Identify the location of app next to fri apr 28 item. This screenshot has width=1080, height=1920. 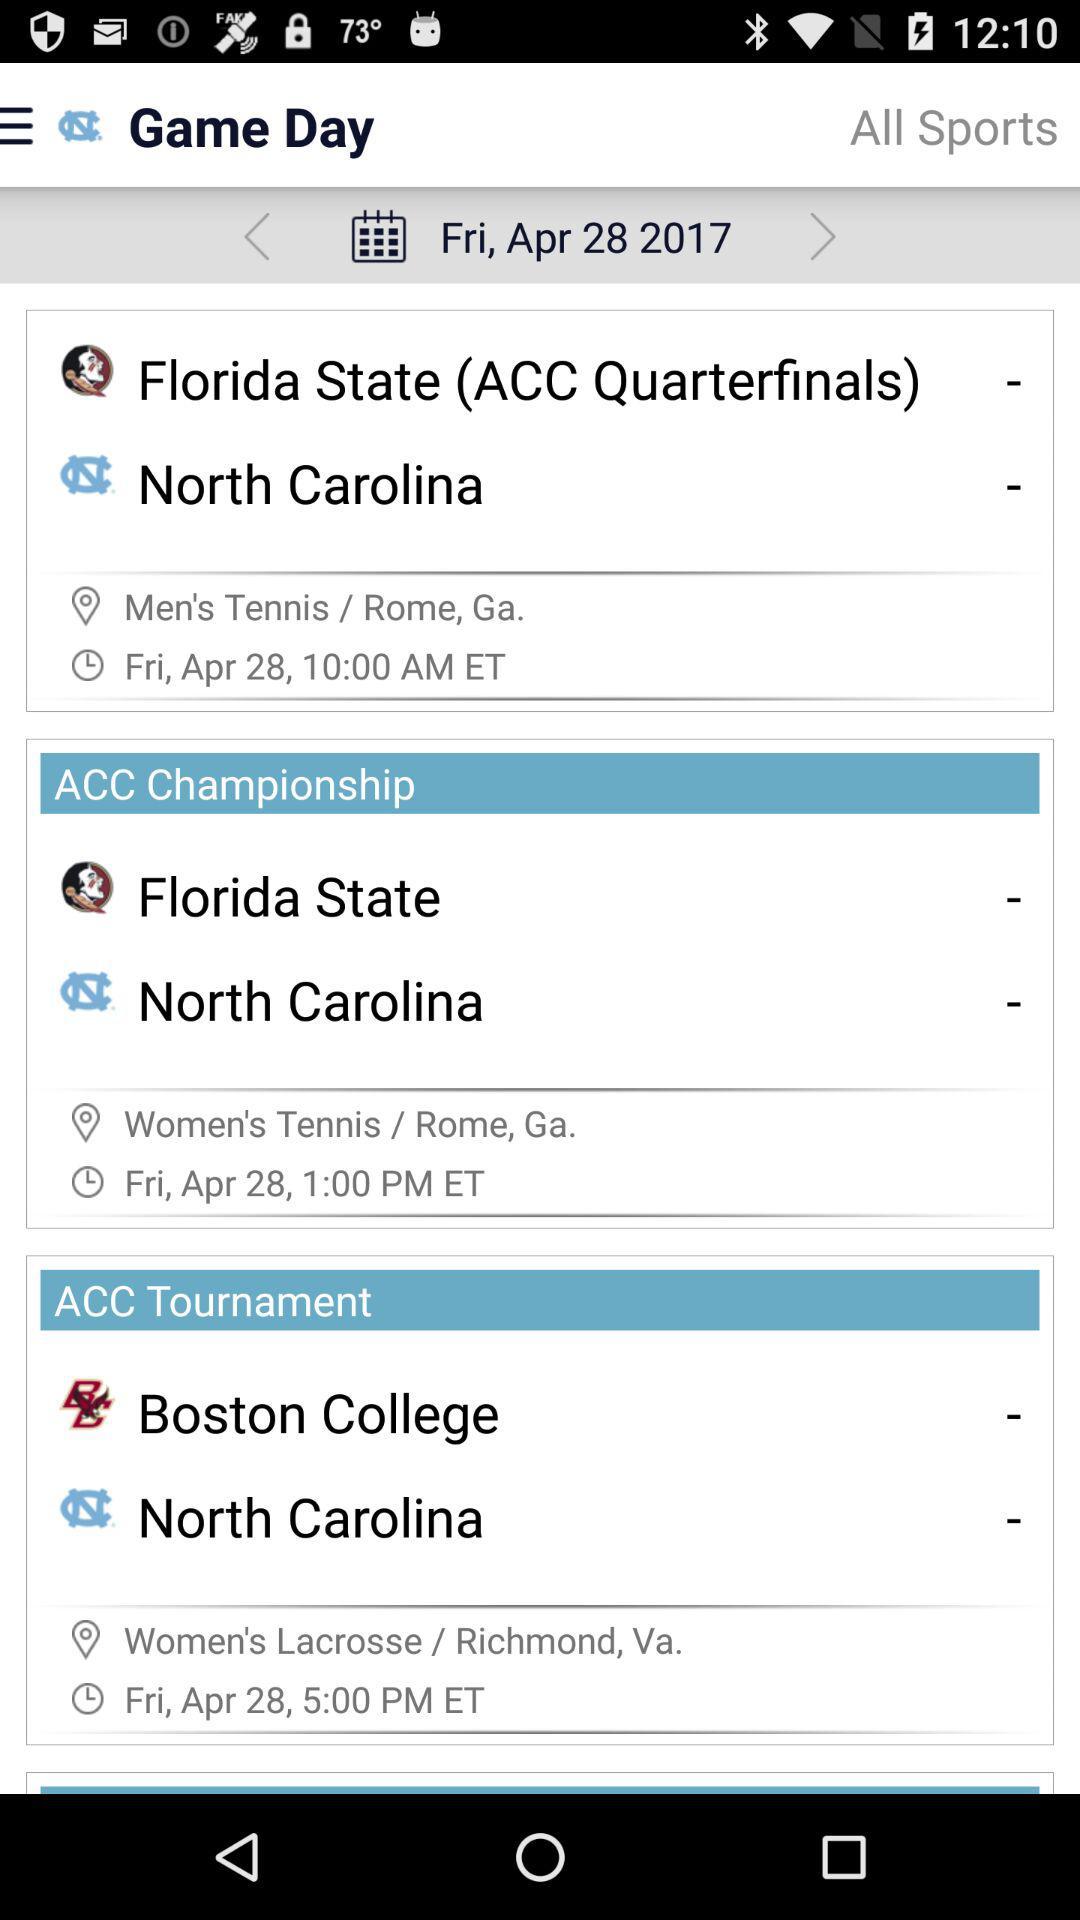
(823, 236).